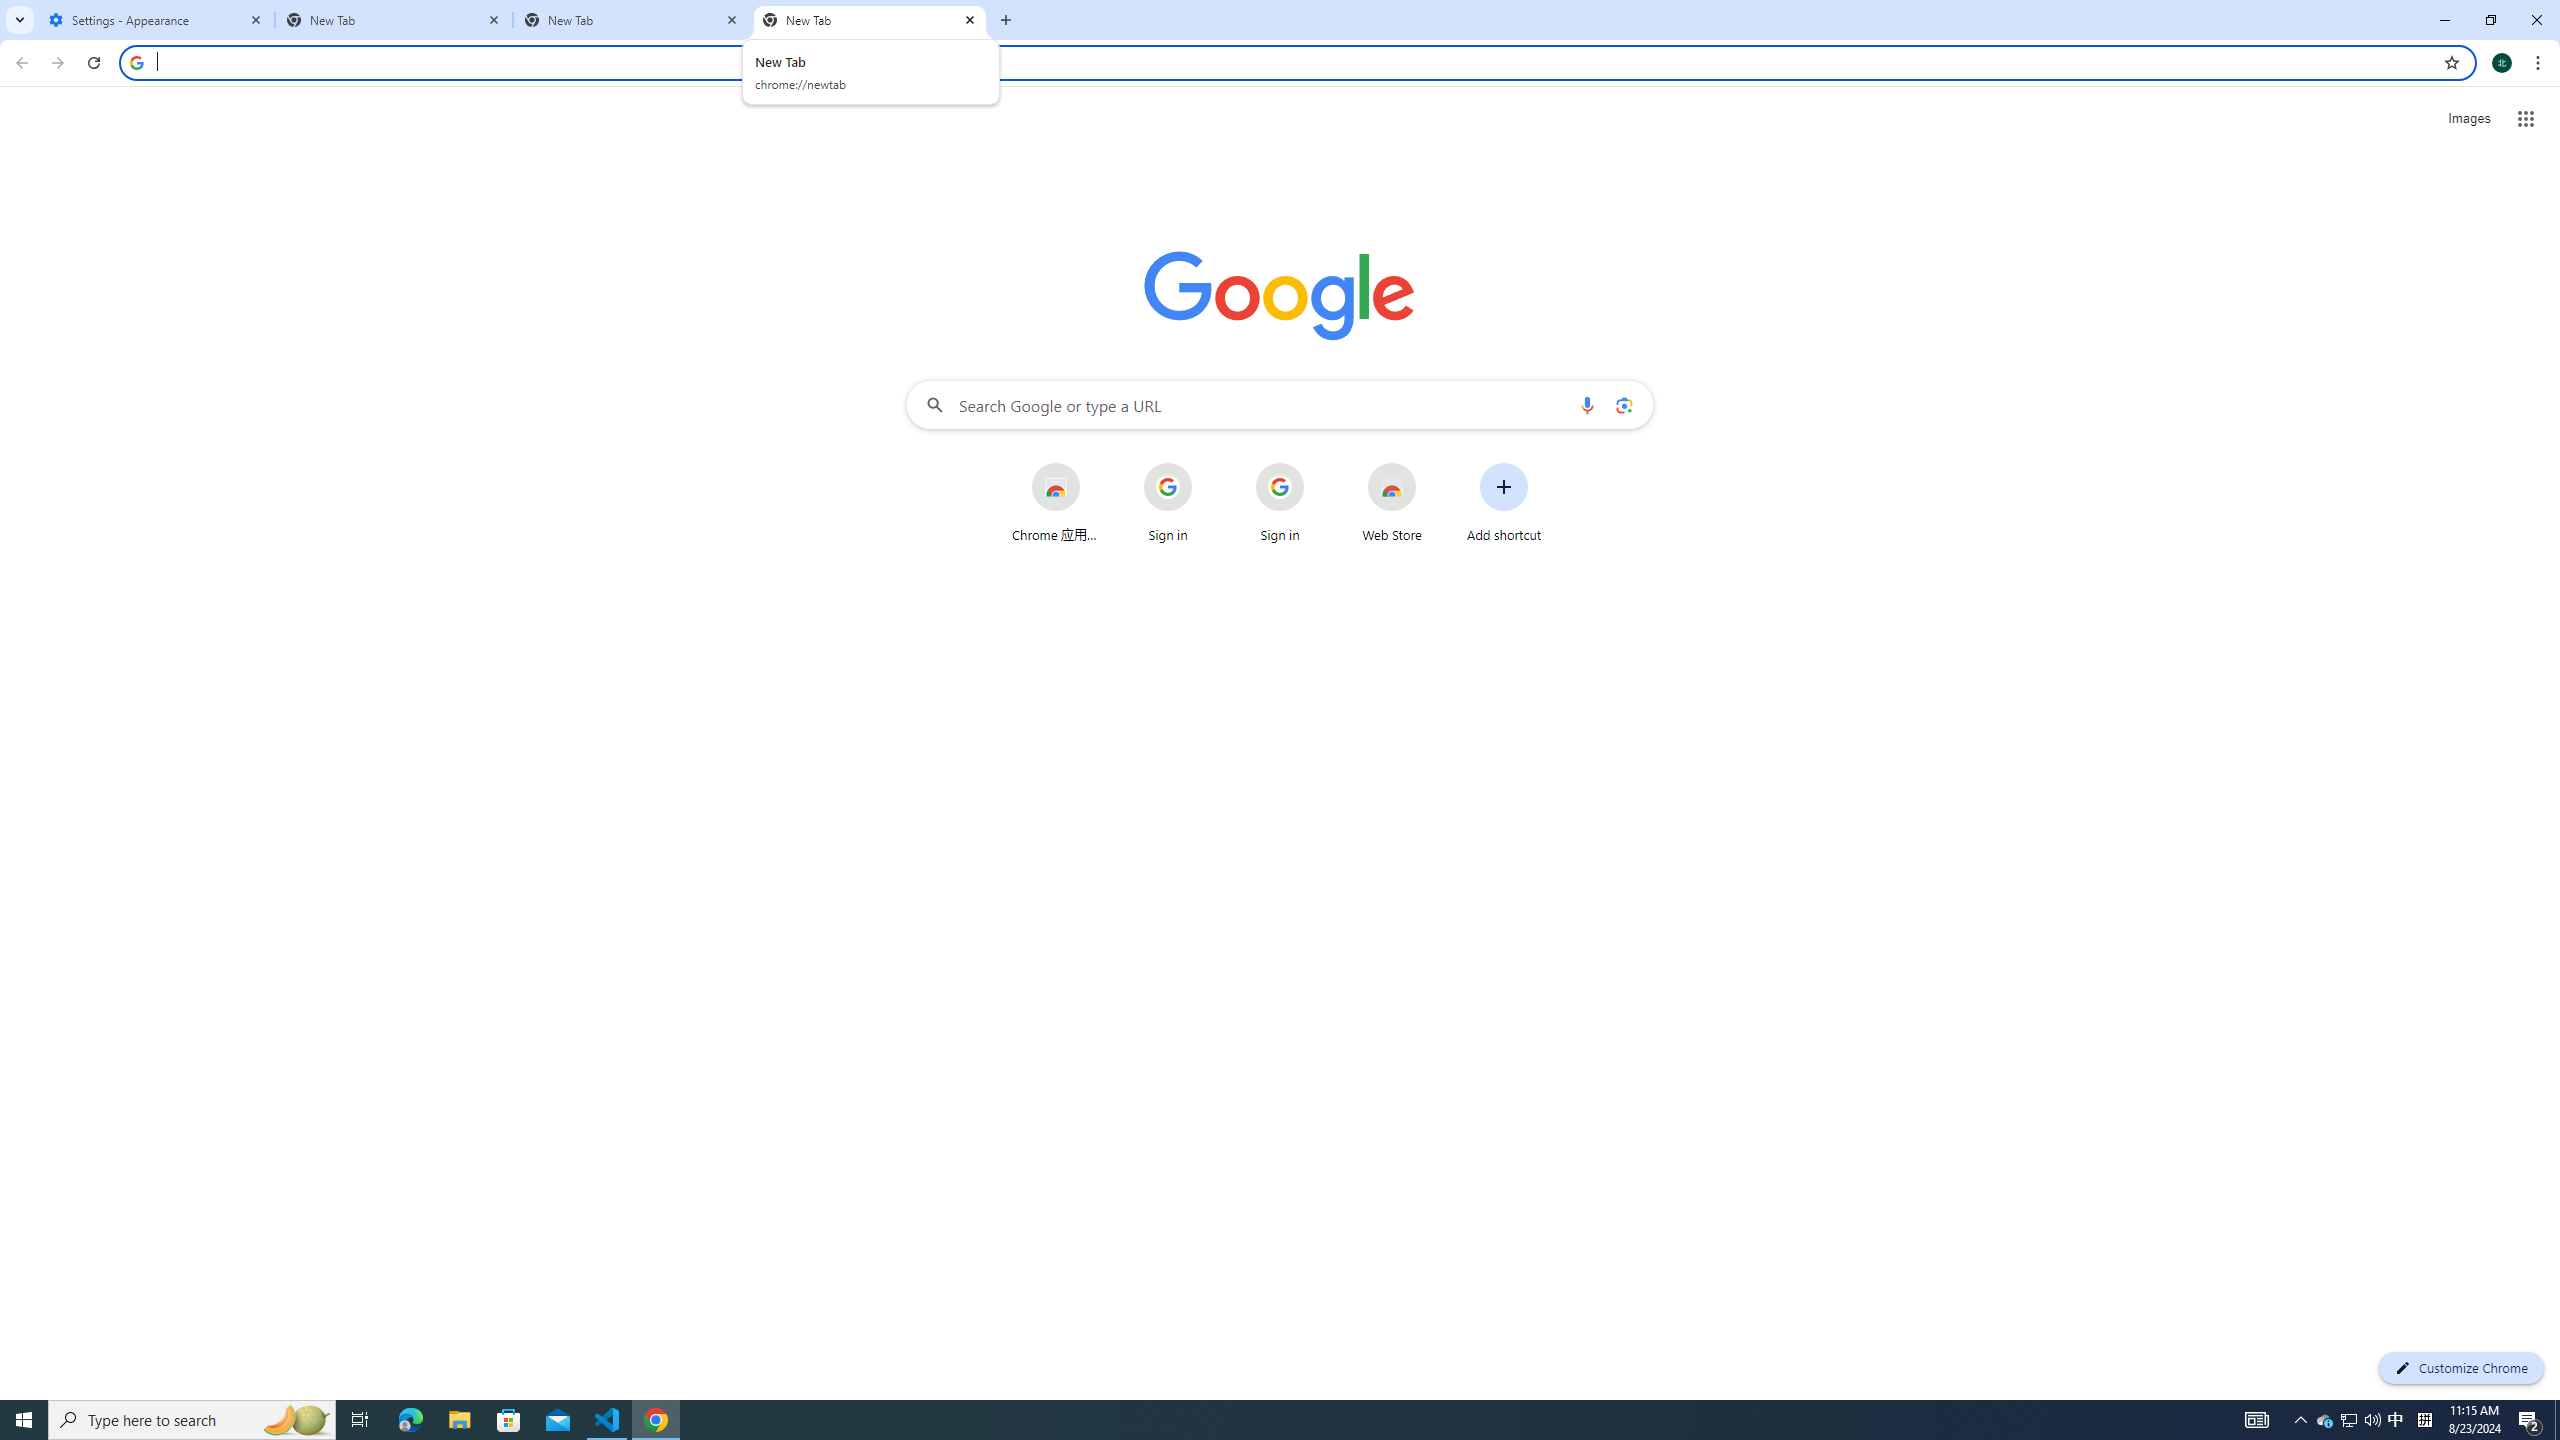 This screenshot has width=2560, height=1440. Describe the element at coordinates (155, 19) in the screenshot. I see `'Settings - Appearance'` at that location.